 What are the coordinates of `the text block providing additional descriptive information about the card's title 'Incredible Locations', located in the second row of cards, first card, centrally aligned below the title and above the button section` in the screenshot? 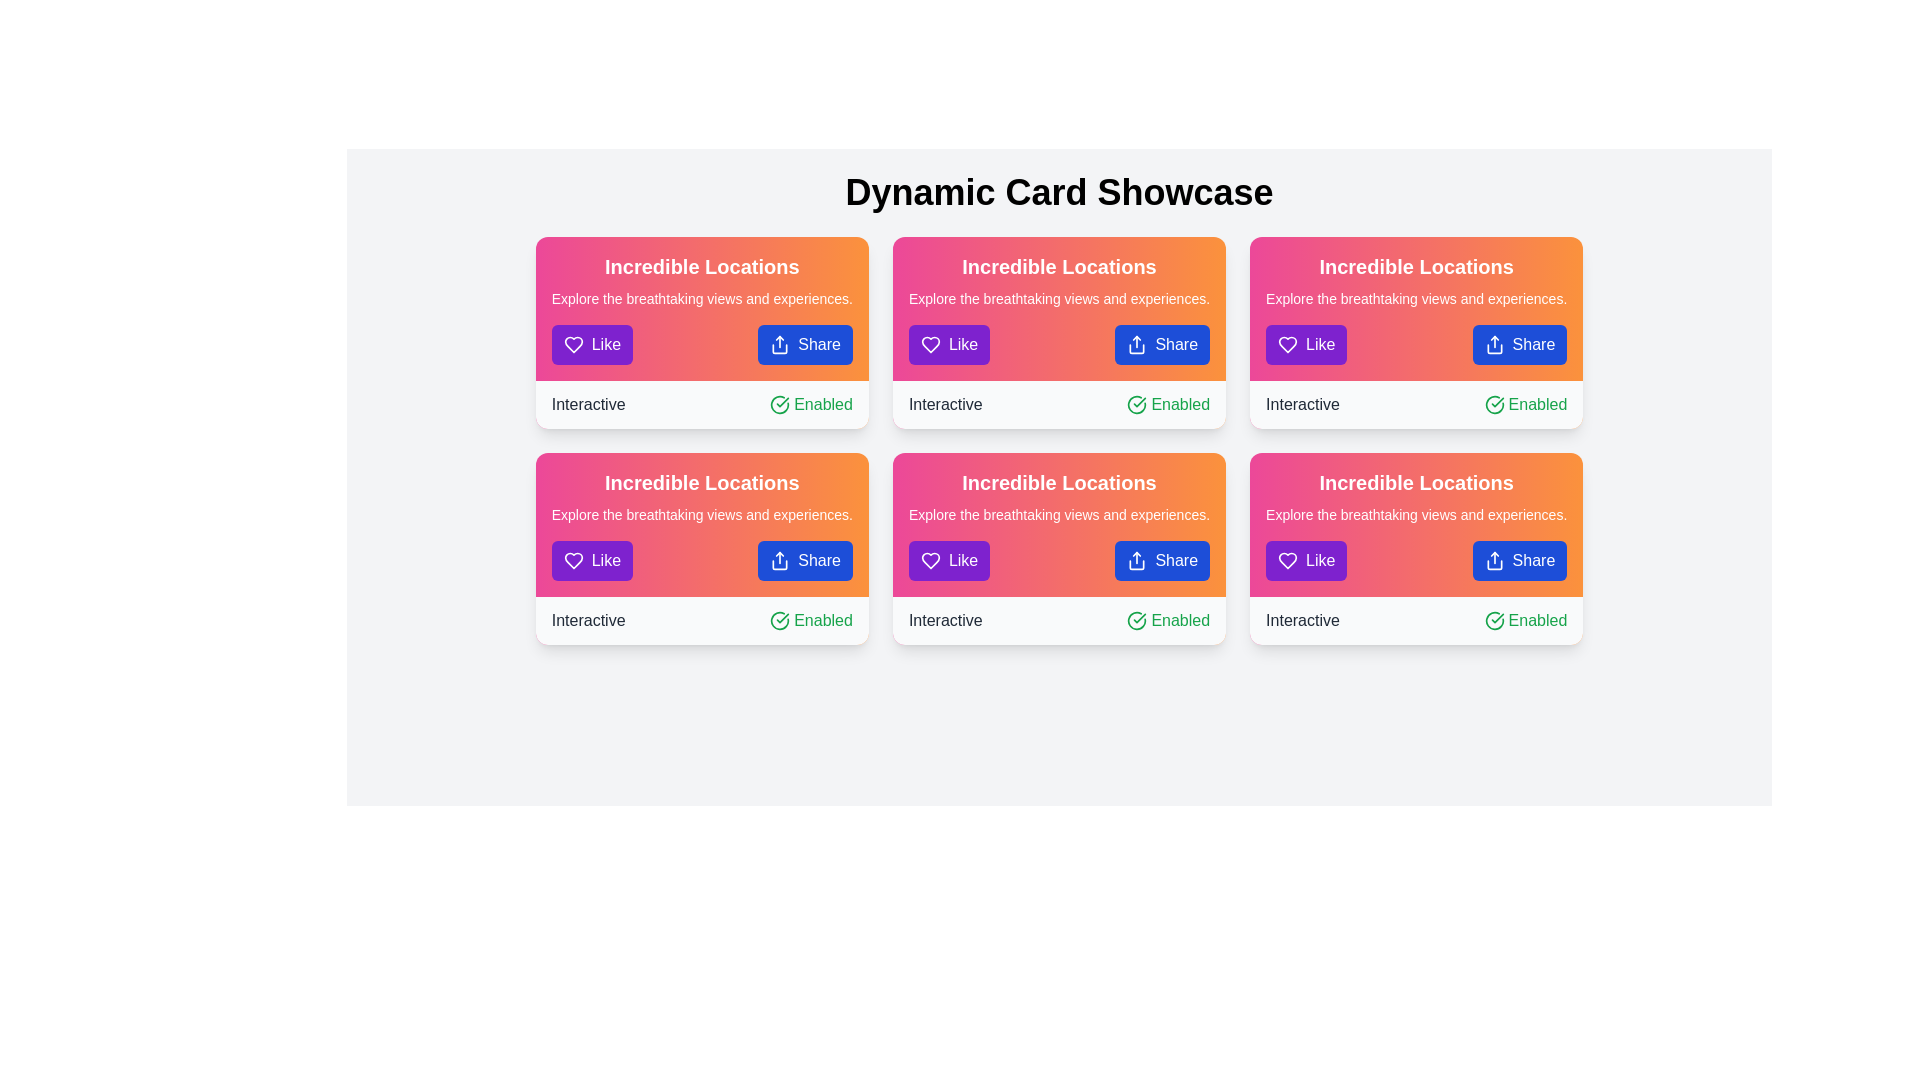 It's located at (1058, 299).